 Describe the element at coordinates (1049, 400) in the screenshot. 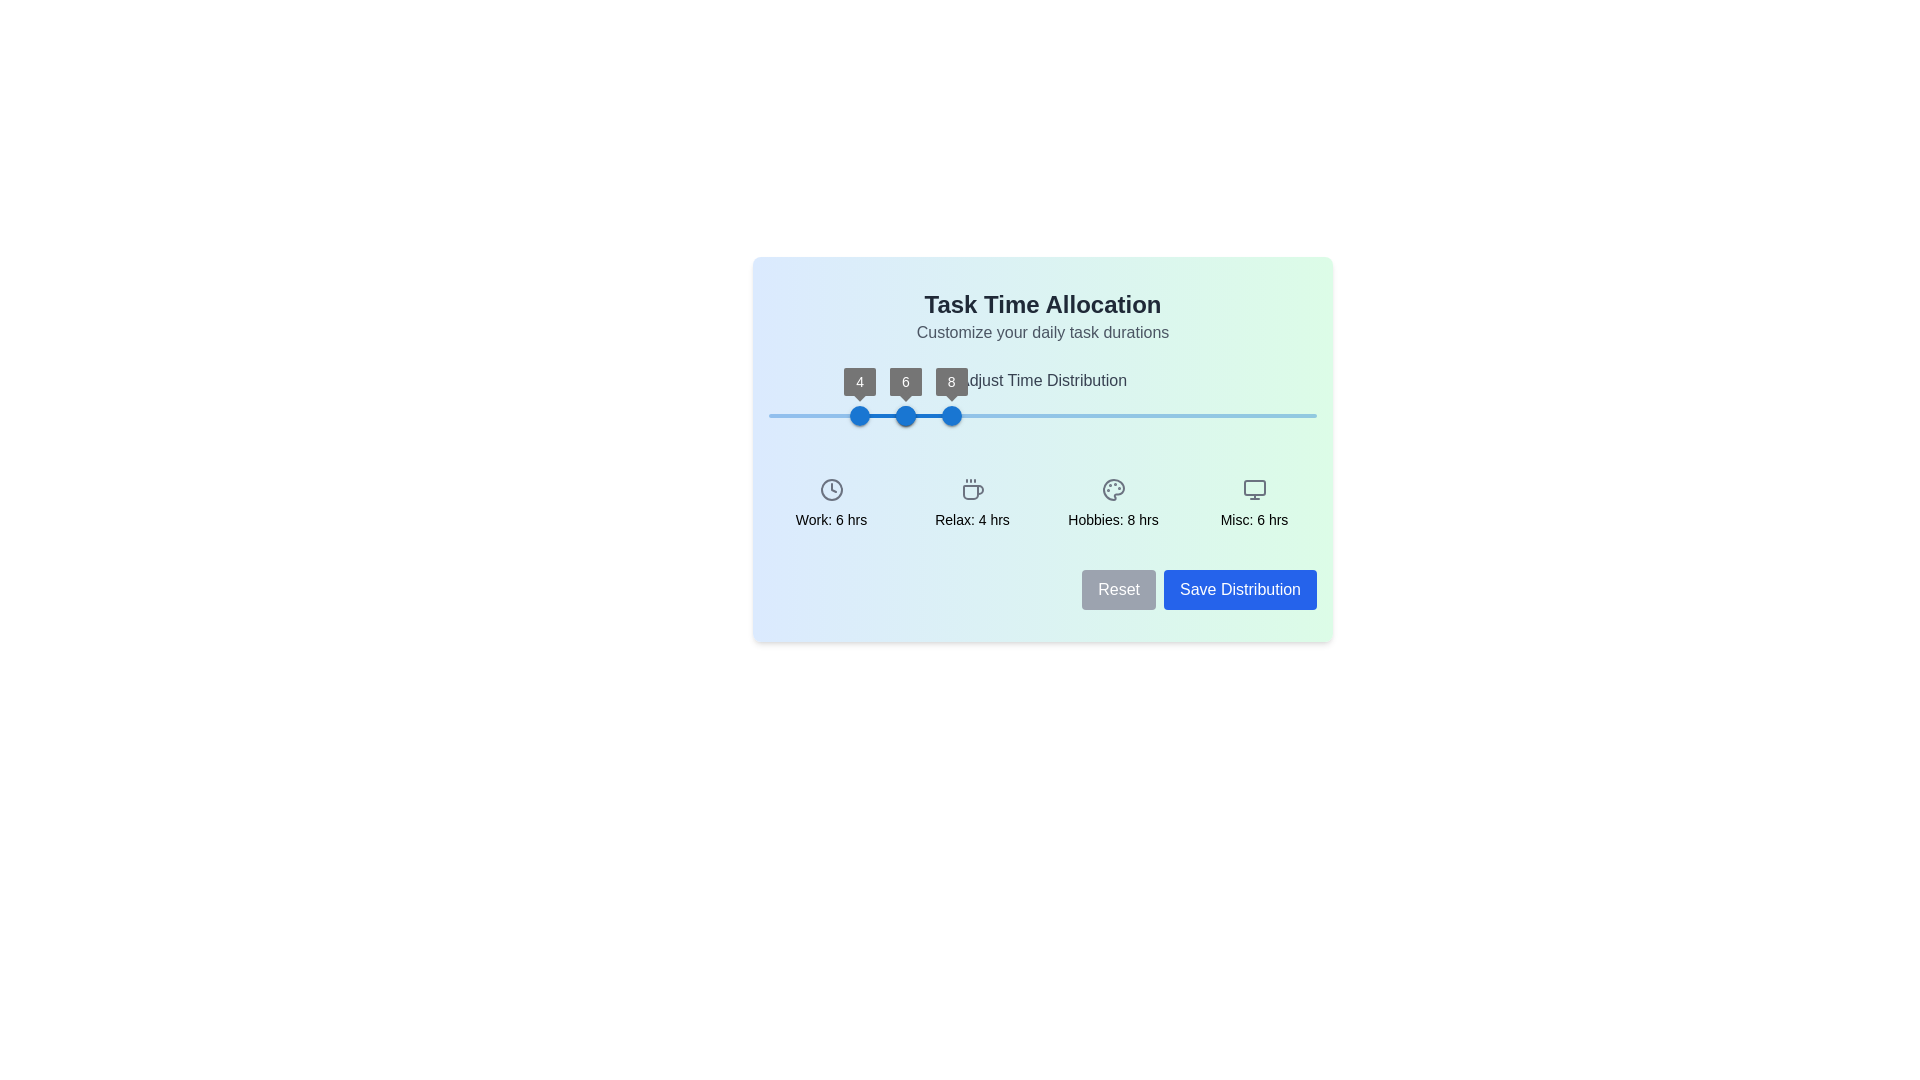

I see `the slider` at that location.